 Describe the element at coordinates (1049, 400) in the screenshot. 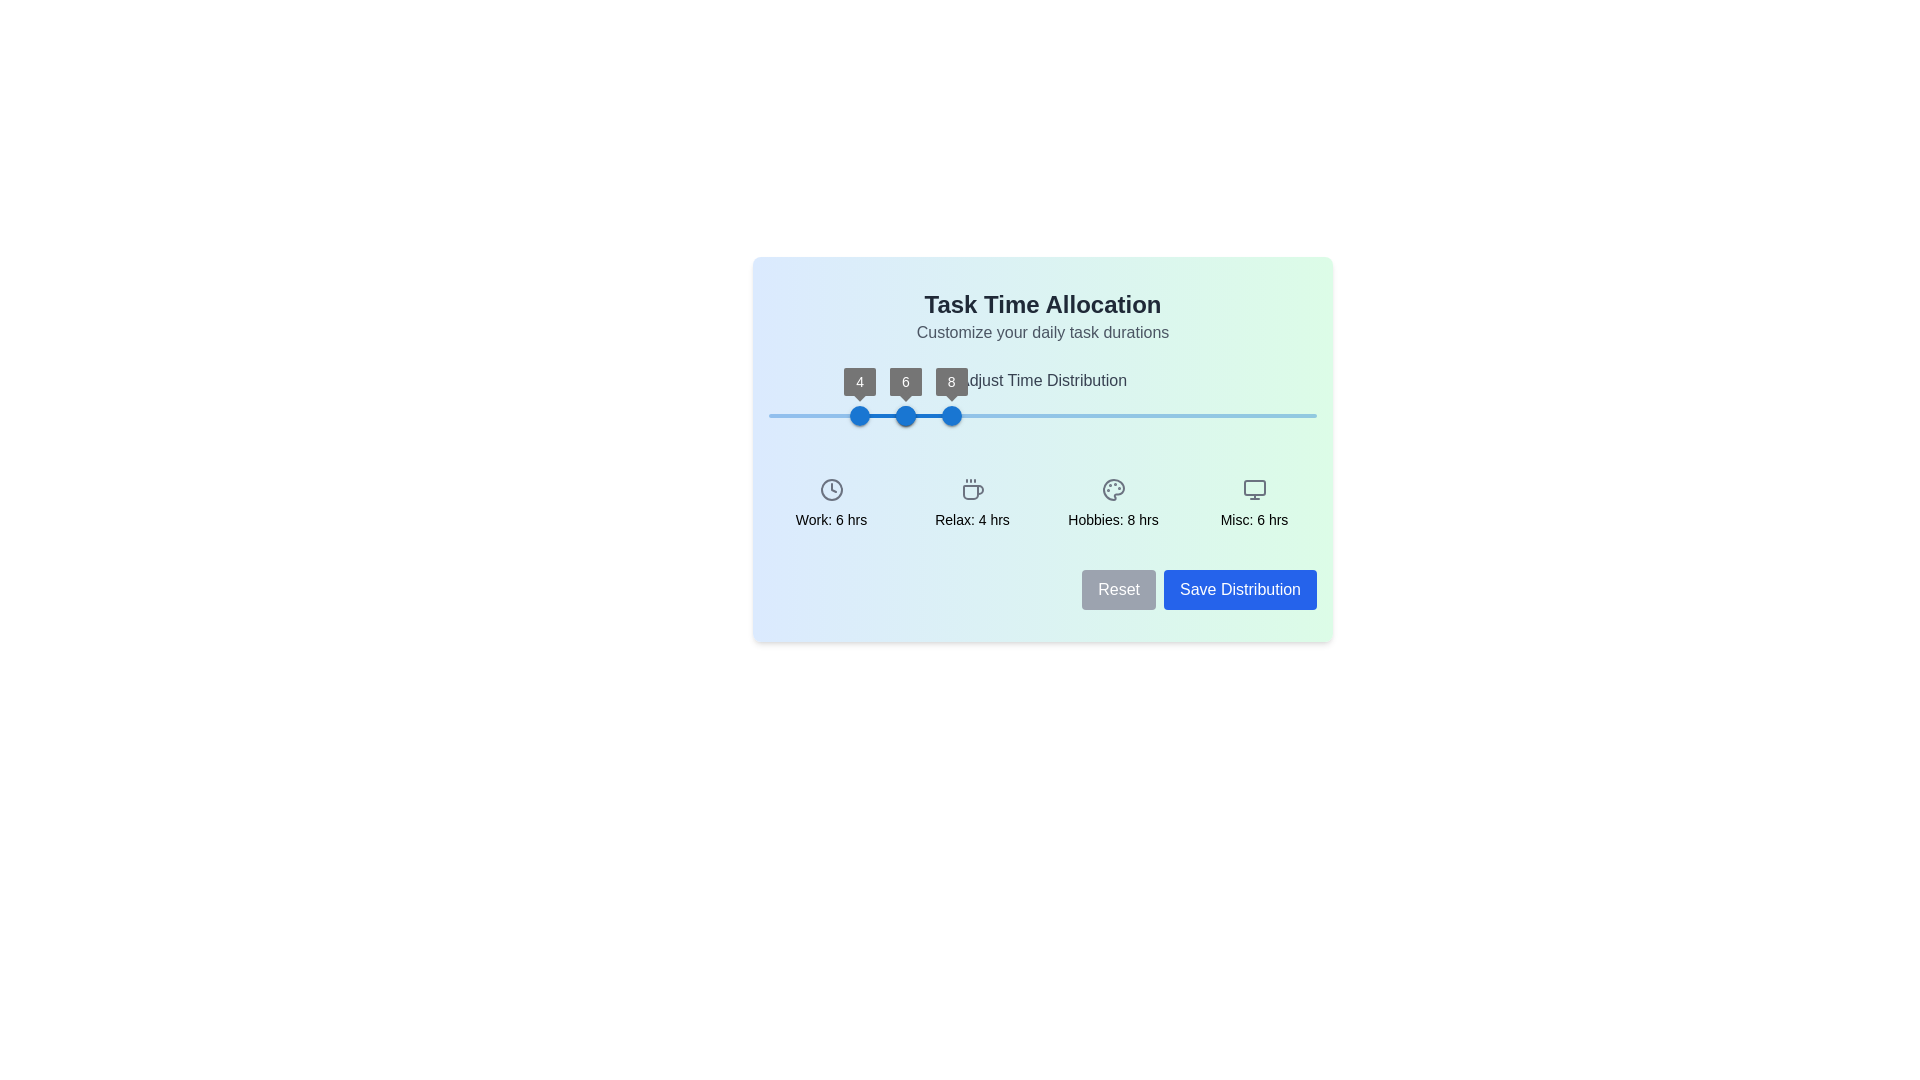

I see `the slider` at that location.